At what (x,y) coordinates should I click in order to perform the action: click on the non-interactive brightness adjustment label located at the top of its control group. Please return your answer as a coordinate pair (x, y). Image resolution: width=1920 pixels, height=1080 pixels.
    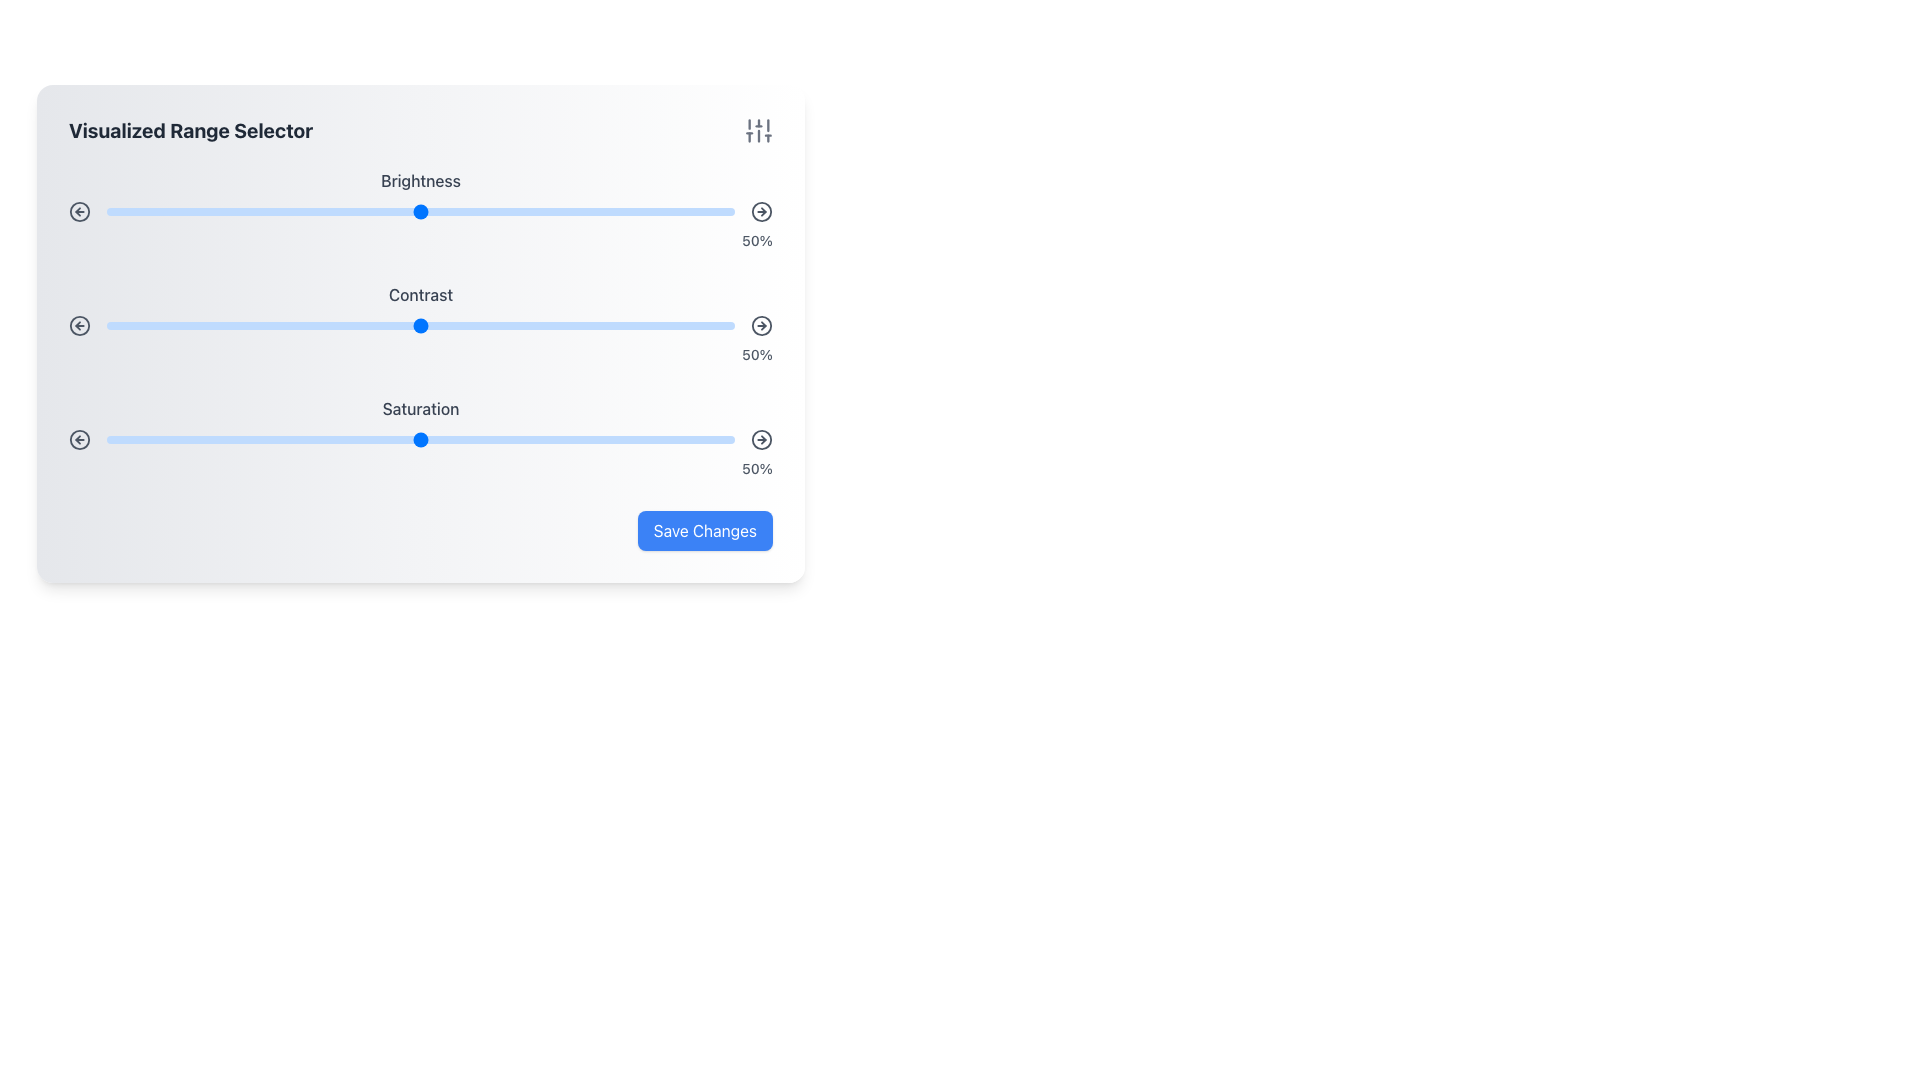
    Looking at the image, I should click on (420, 181).